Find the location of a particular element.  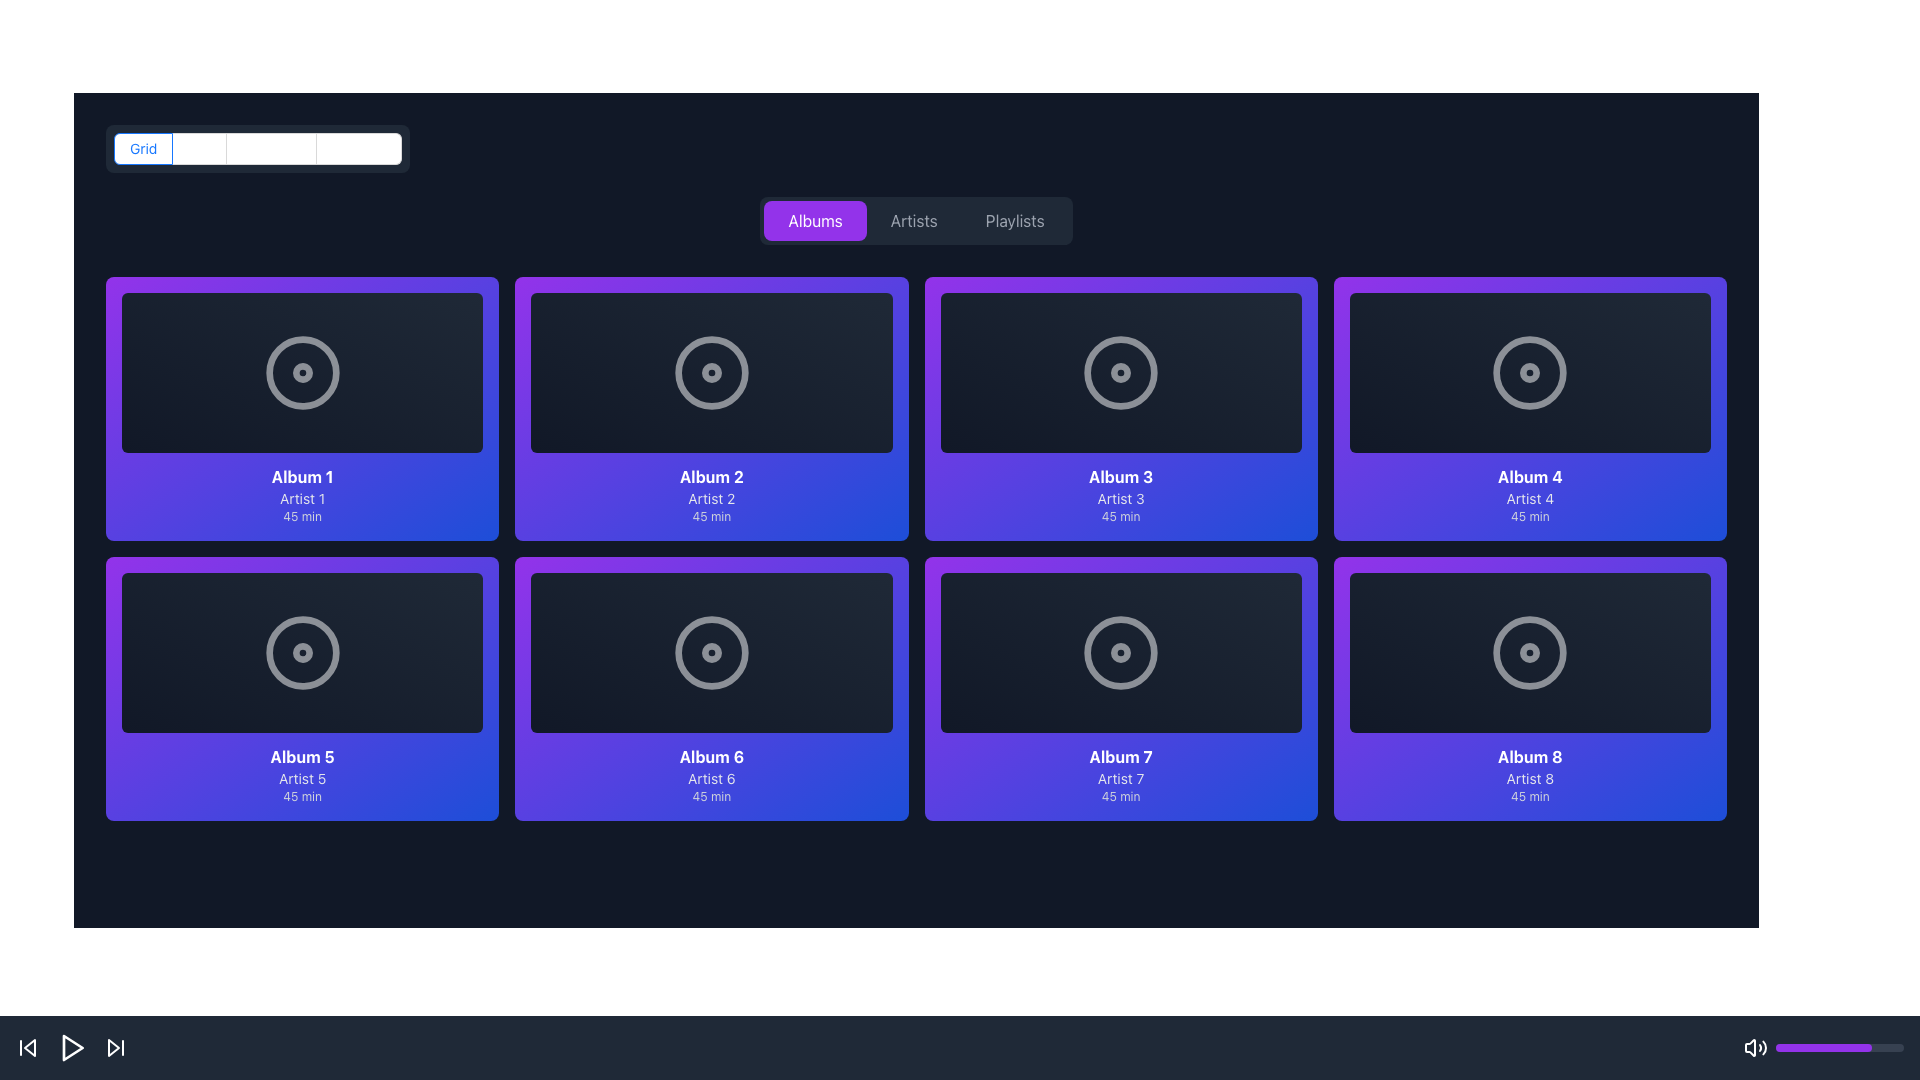

the slider value is located at coordinates (1838, 1047).